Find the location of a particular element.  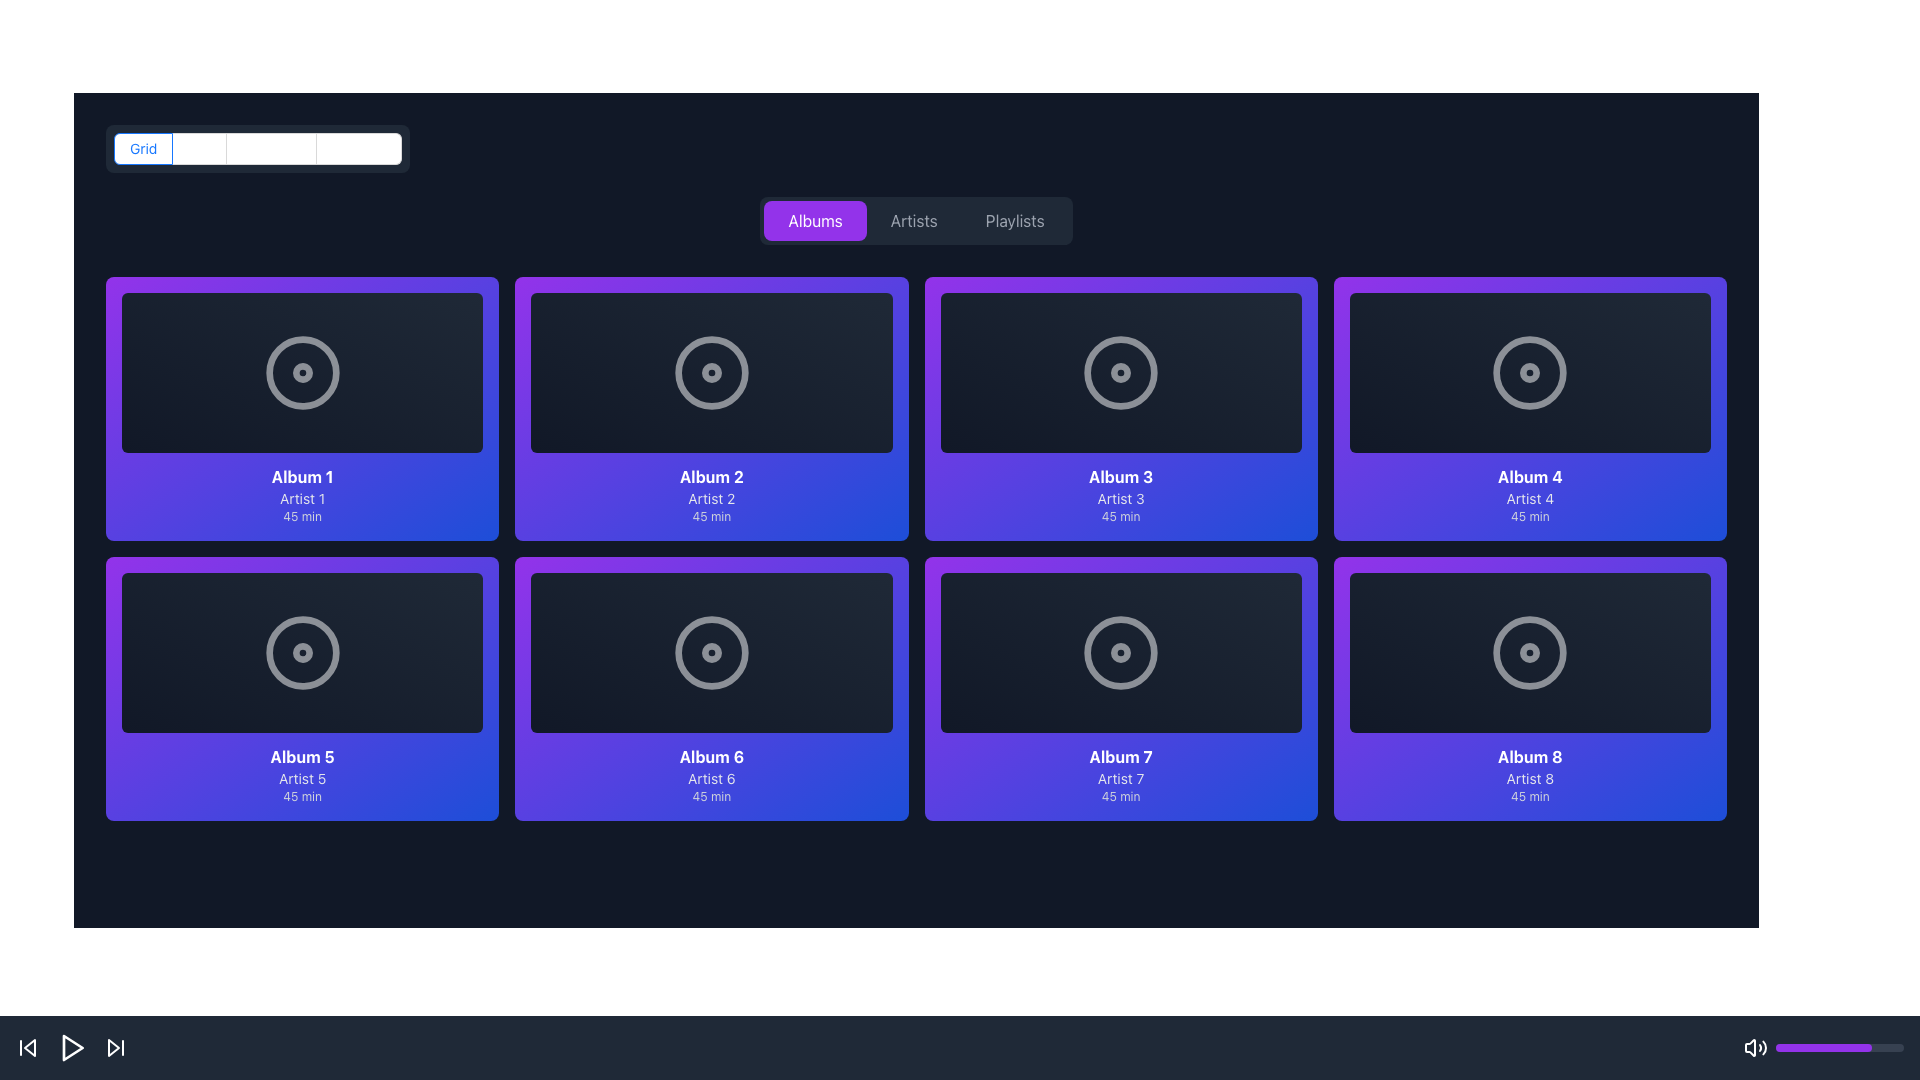

the slider value is located at coordinates (1838, 1047).